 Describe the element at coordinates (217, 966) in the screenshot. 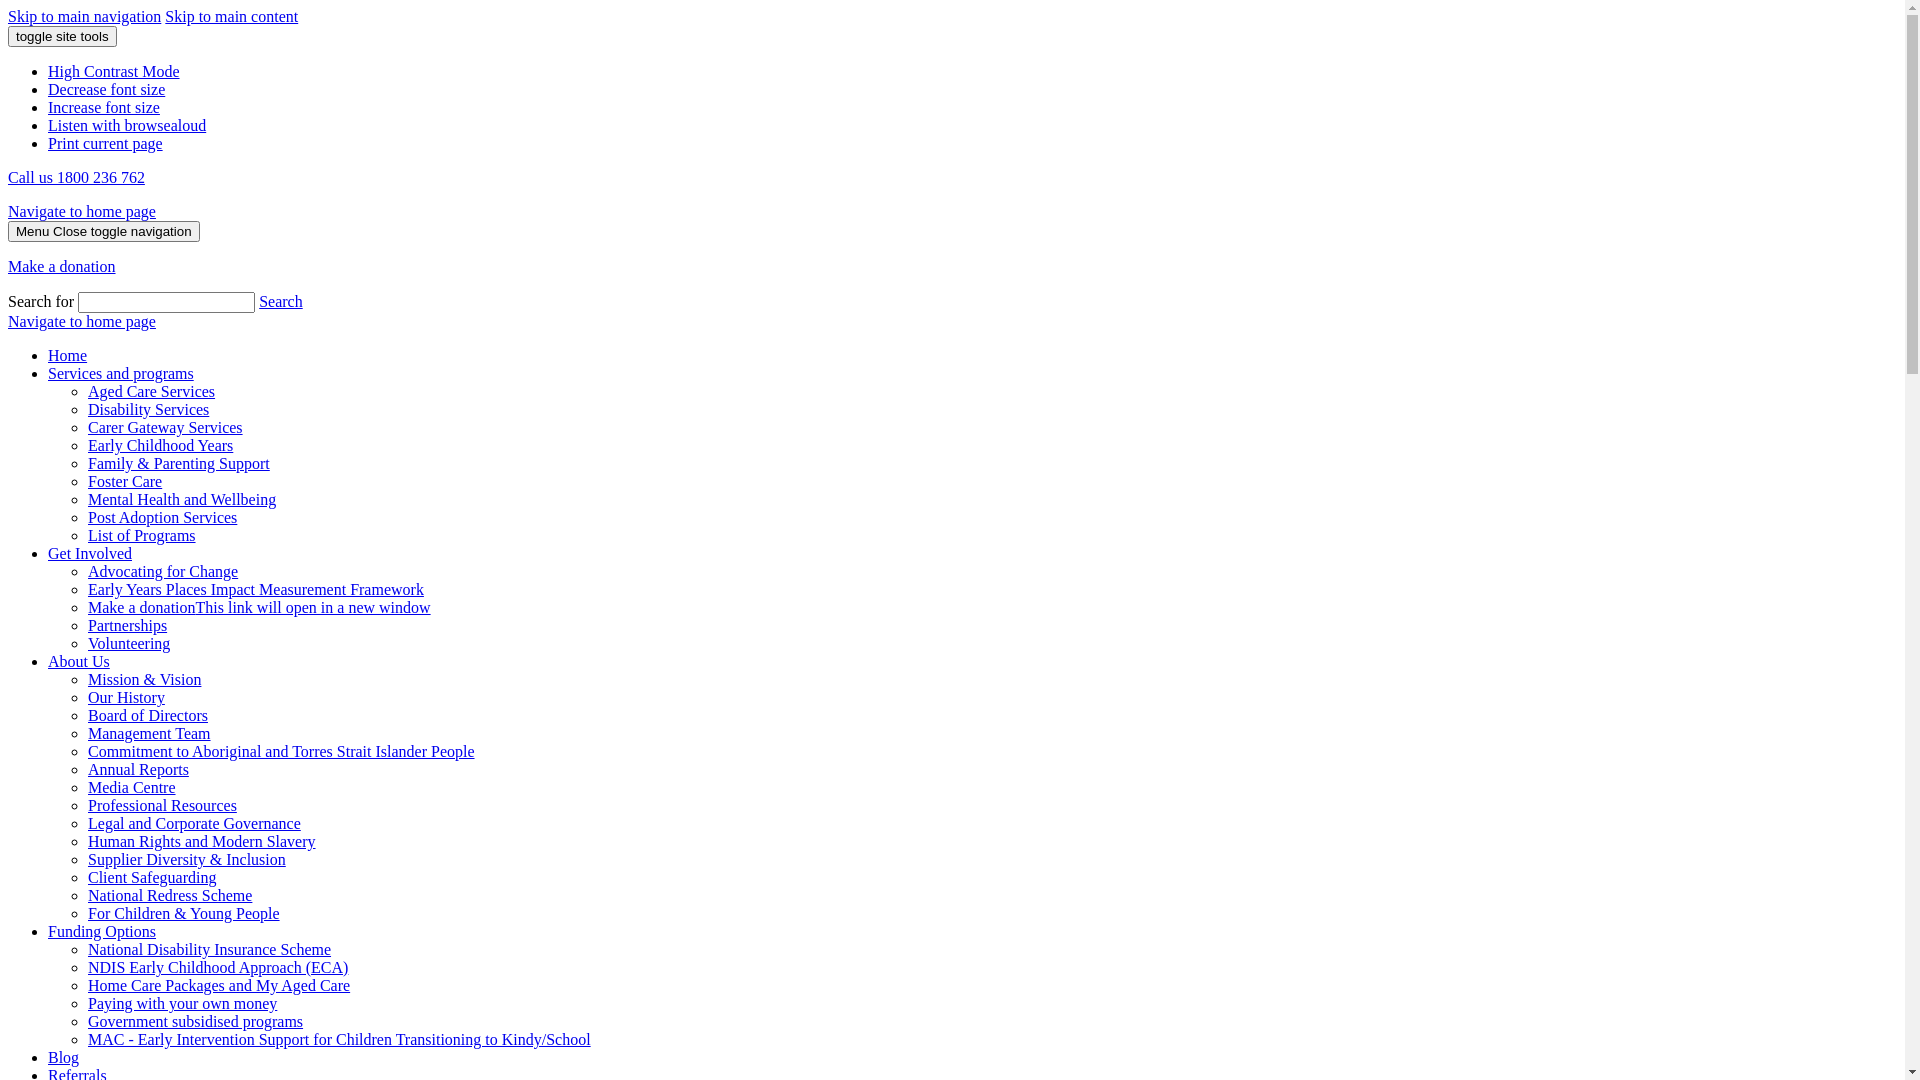

I see `'NDIS Early Childhood Approach (ECA)'` at that location.